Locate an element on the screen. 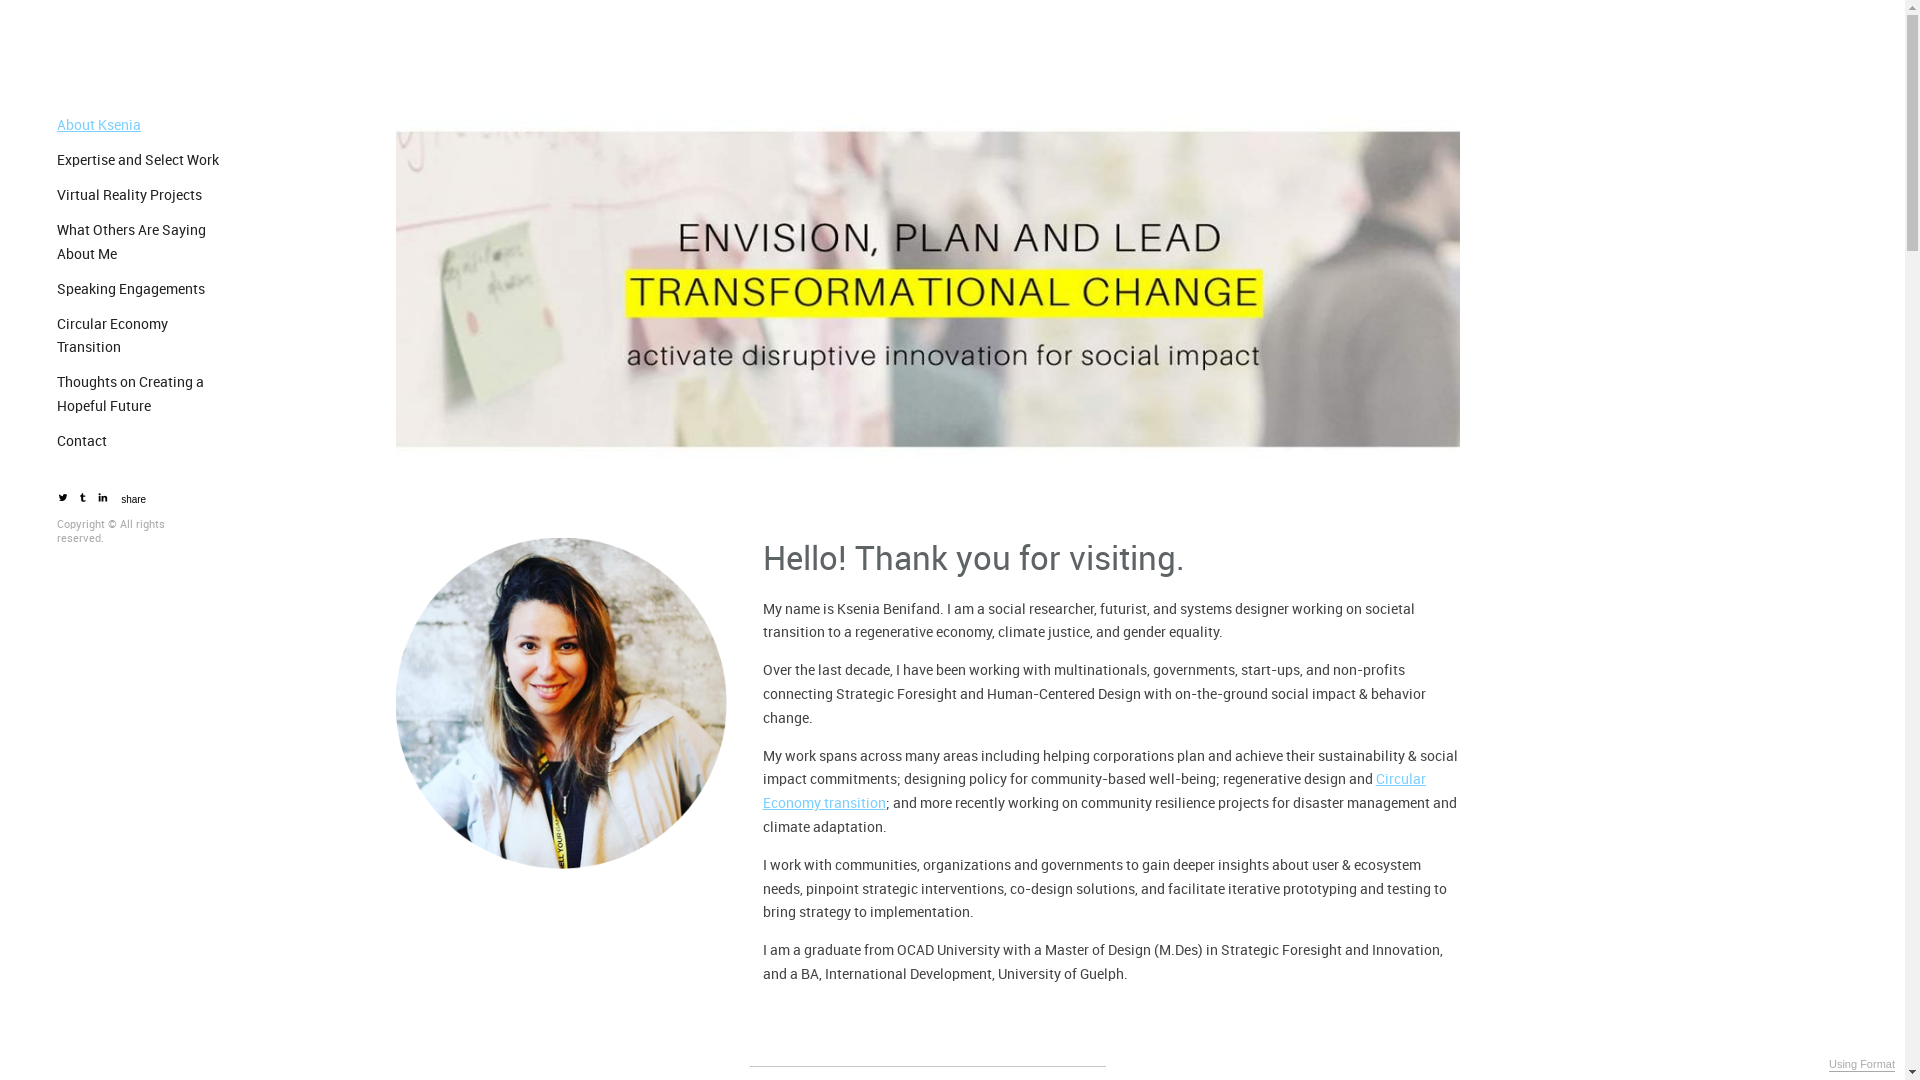  'Virtual Reality Projects' is located at coordinates (131, 195).